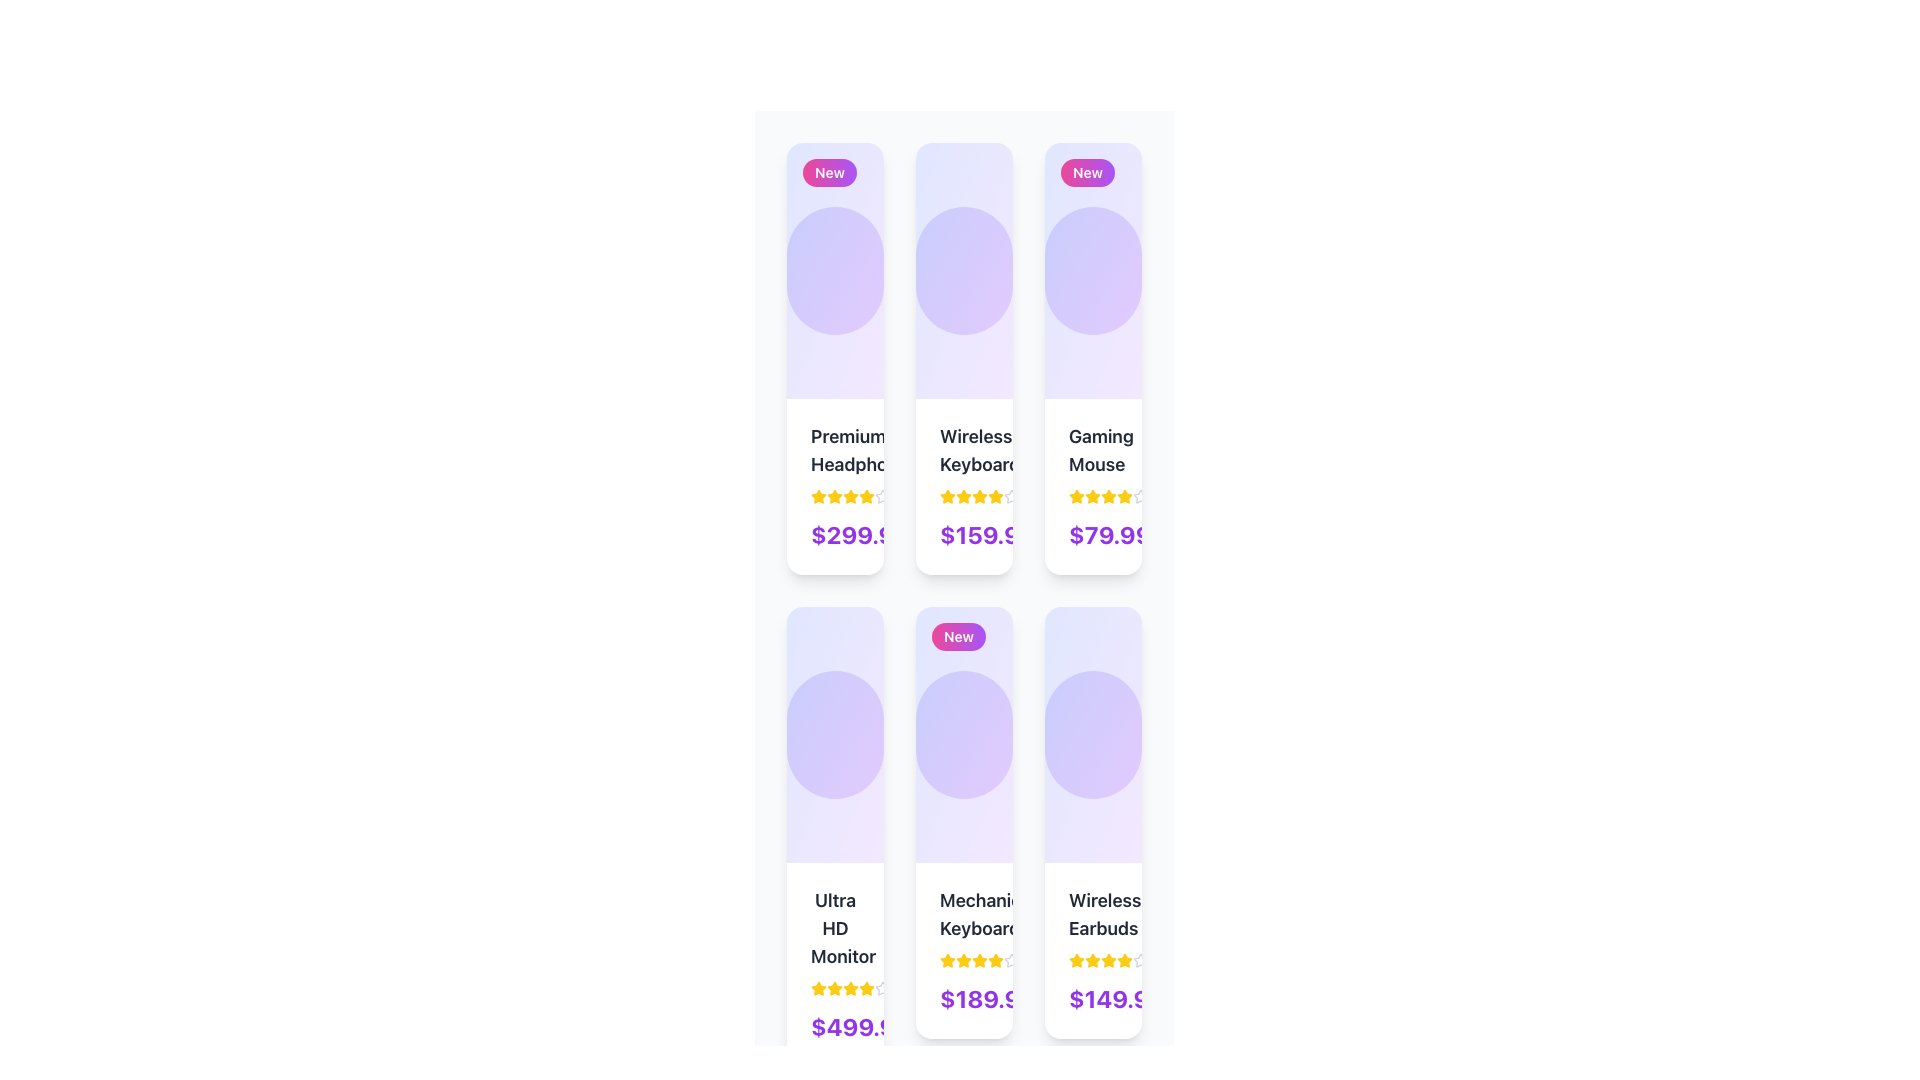 This screenshot has height=1080, width=1920. What do you see at coordinates (958, 636) in the screenshot?
I see `the 'New' badge located at the top-left corner of the product card in the second row of the grid layout to draw attention to the associated product` at bounding box center [958, 636].